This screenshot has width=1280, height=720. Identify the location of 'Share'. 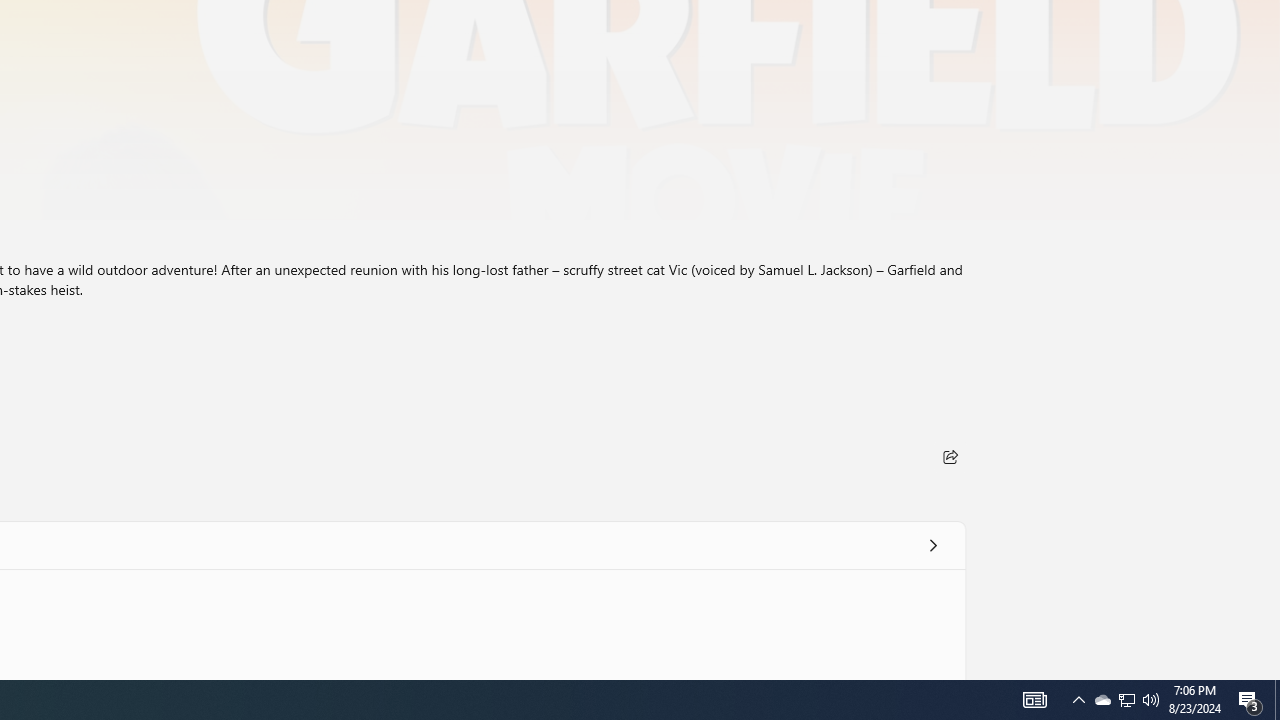
(949, 456).